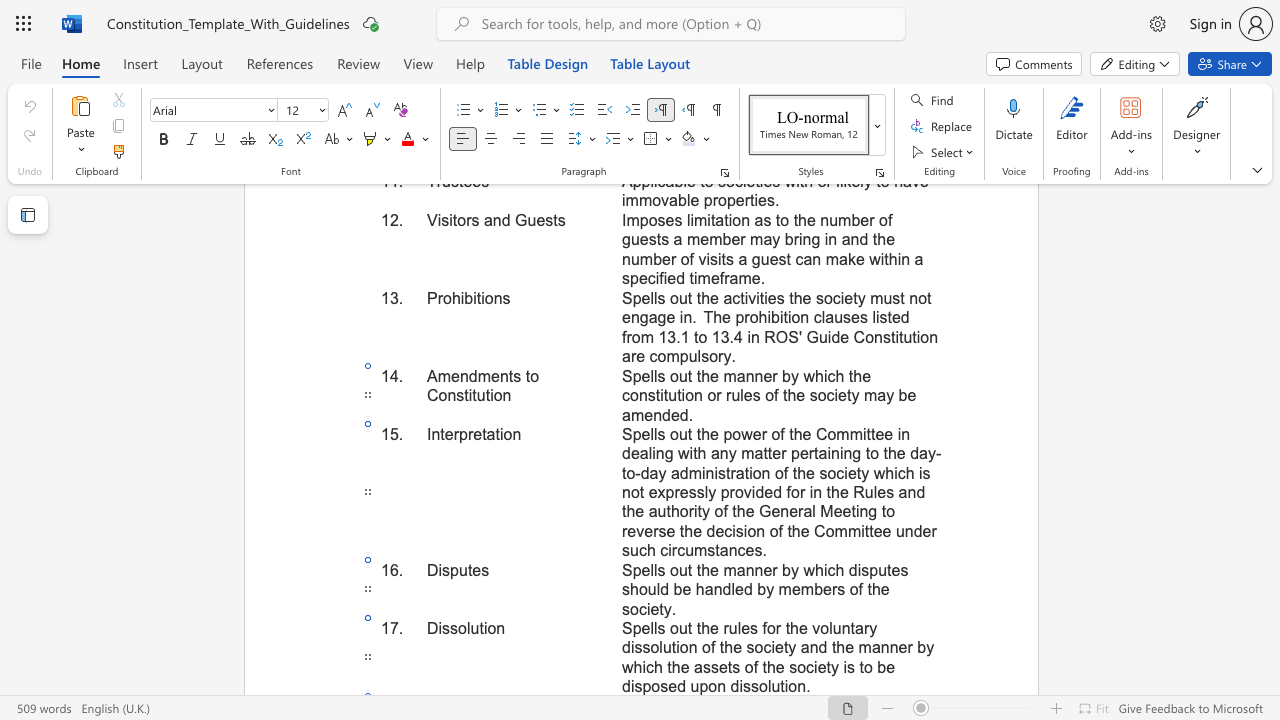 This screenshot has height=720, width=1280. I want to click on the 3th character "d" in the text, so click(625, 685).